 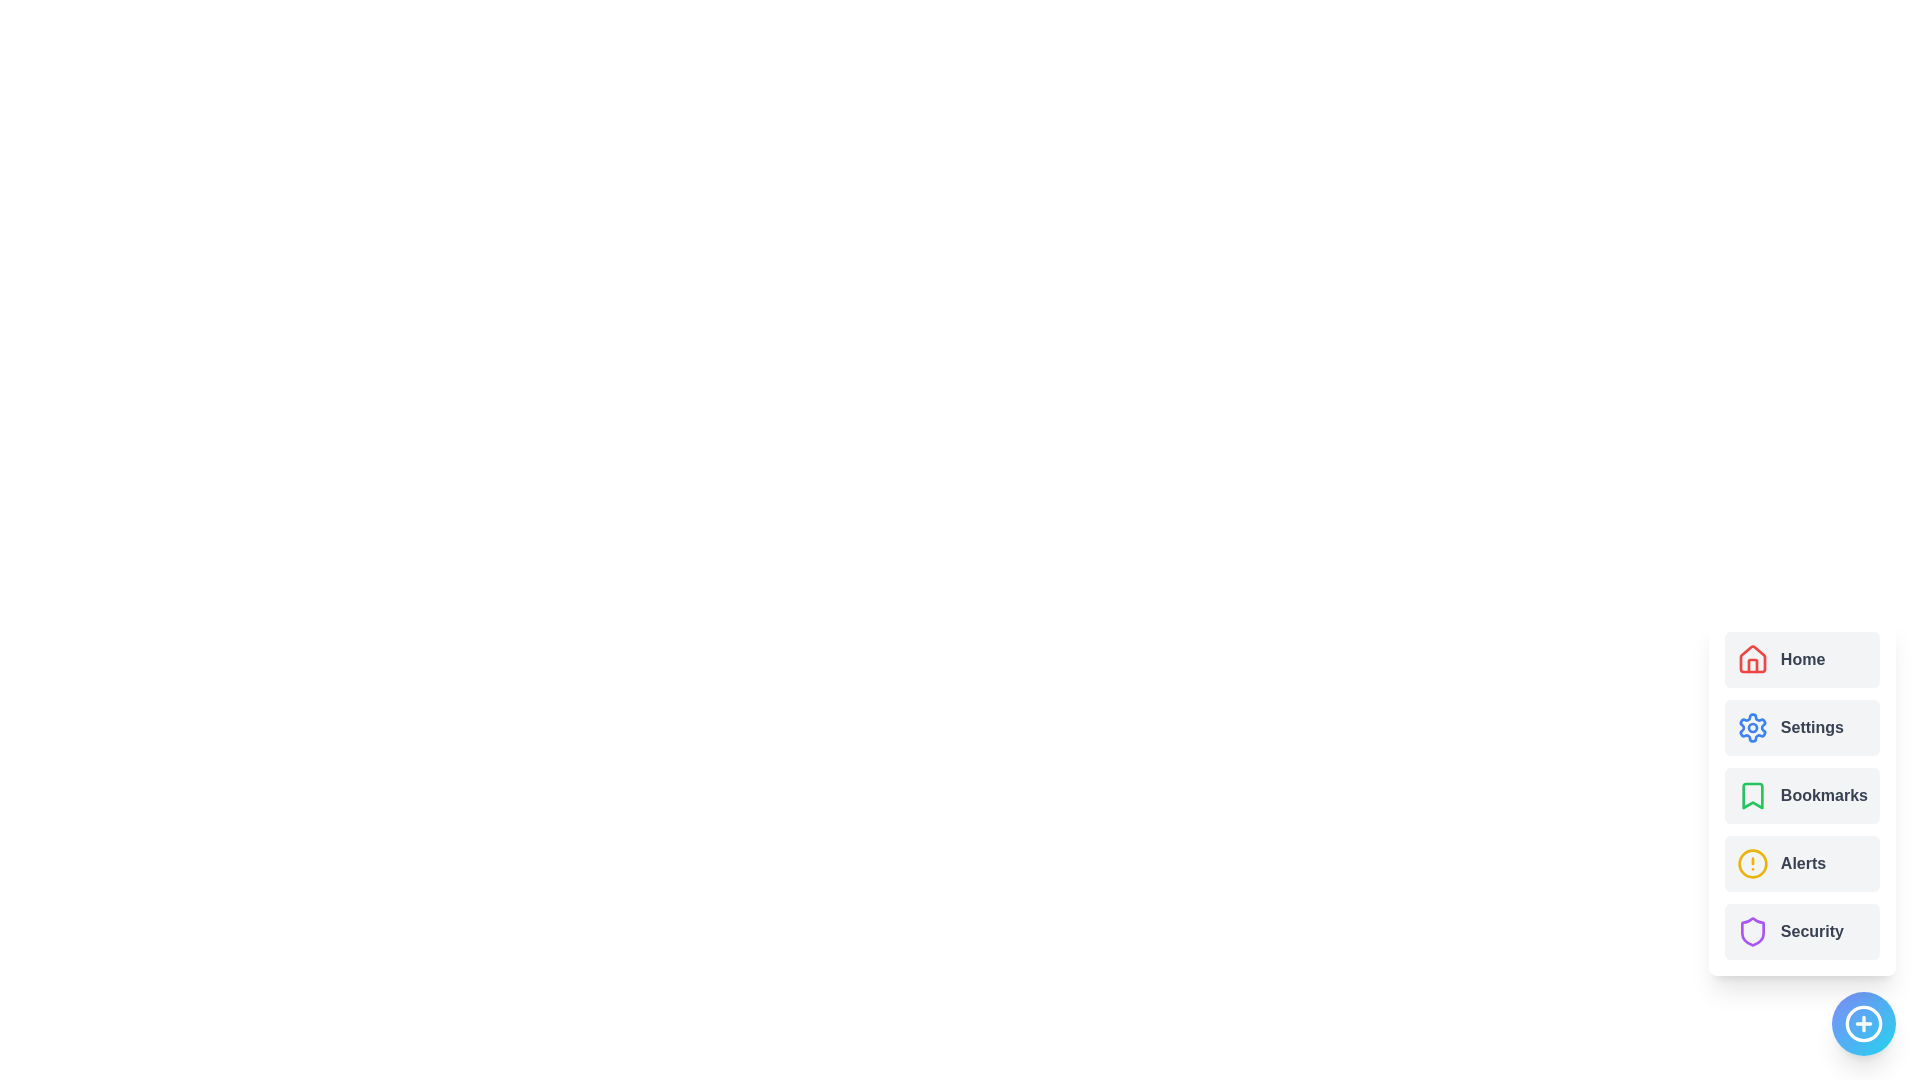 I want to click on the menu item Bookmarks from the ActionSpeedDial component, so click(x=1801, y=794).